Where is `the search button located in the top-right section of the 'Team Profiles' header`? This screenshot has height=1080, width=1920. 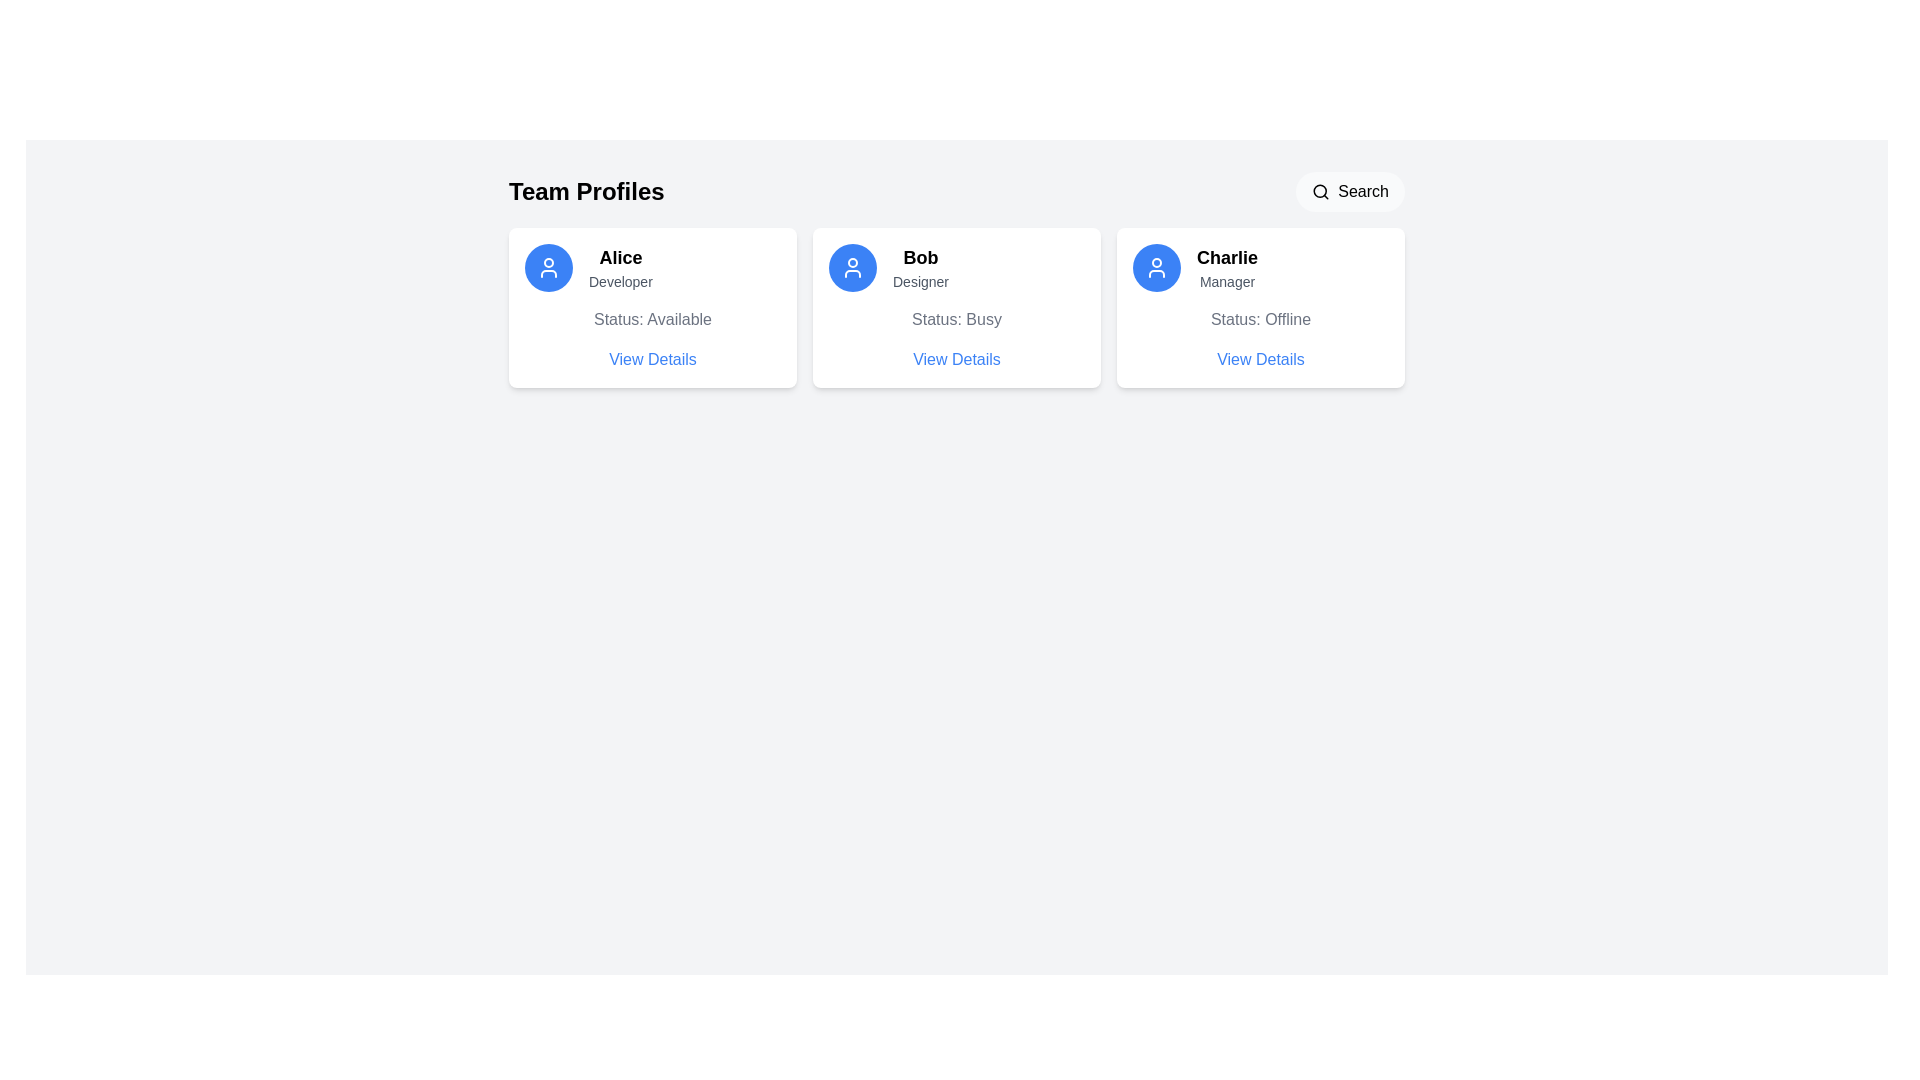
the search button located in the top-right section of the 'Team Profiles' header is located at coordinates (1350, 192).